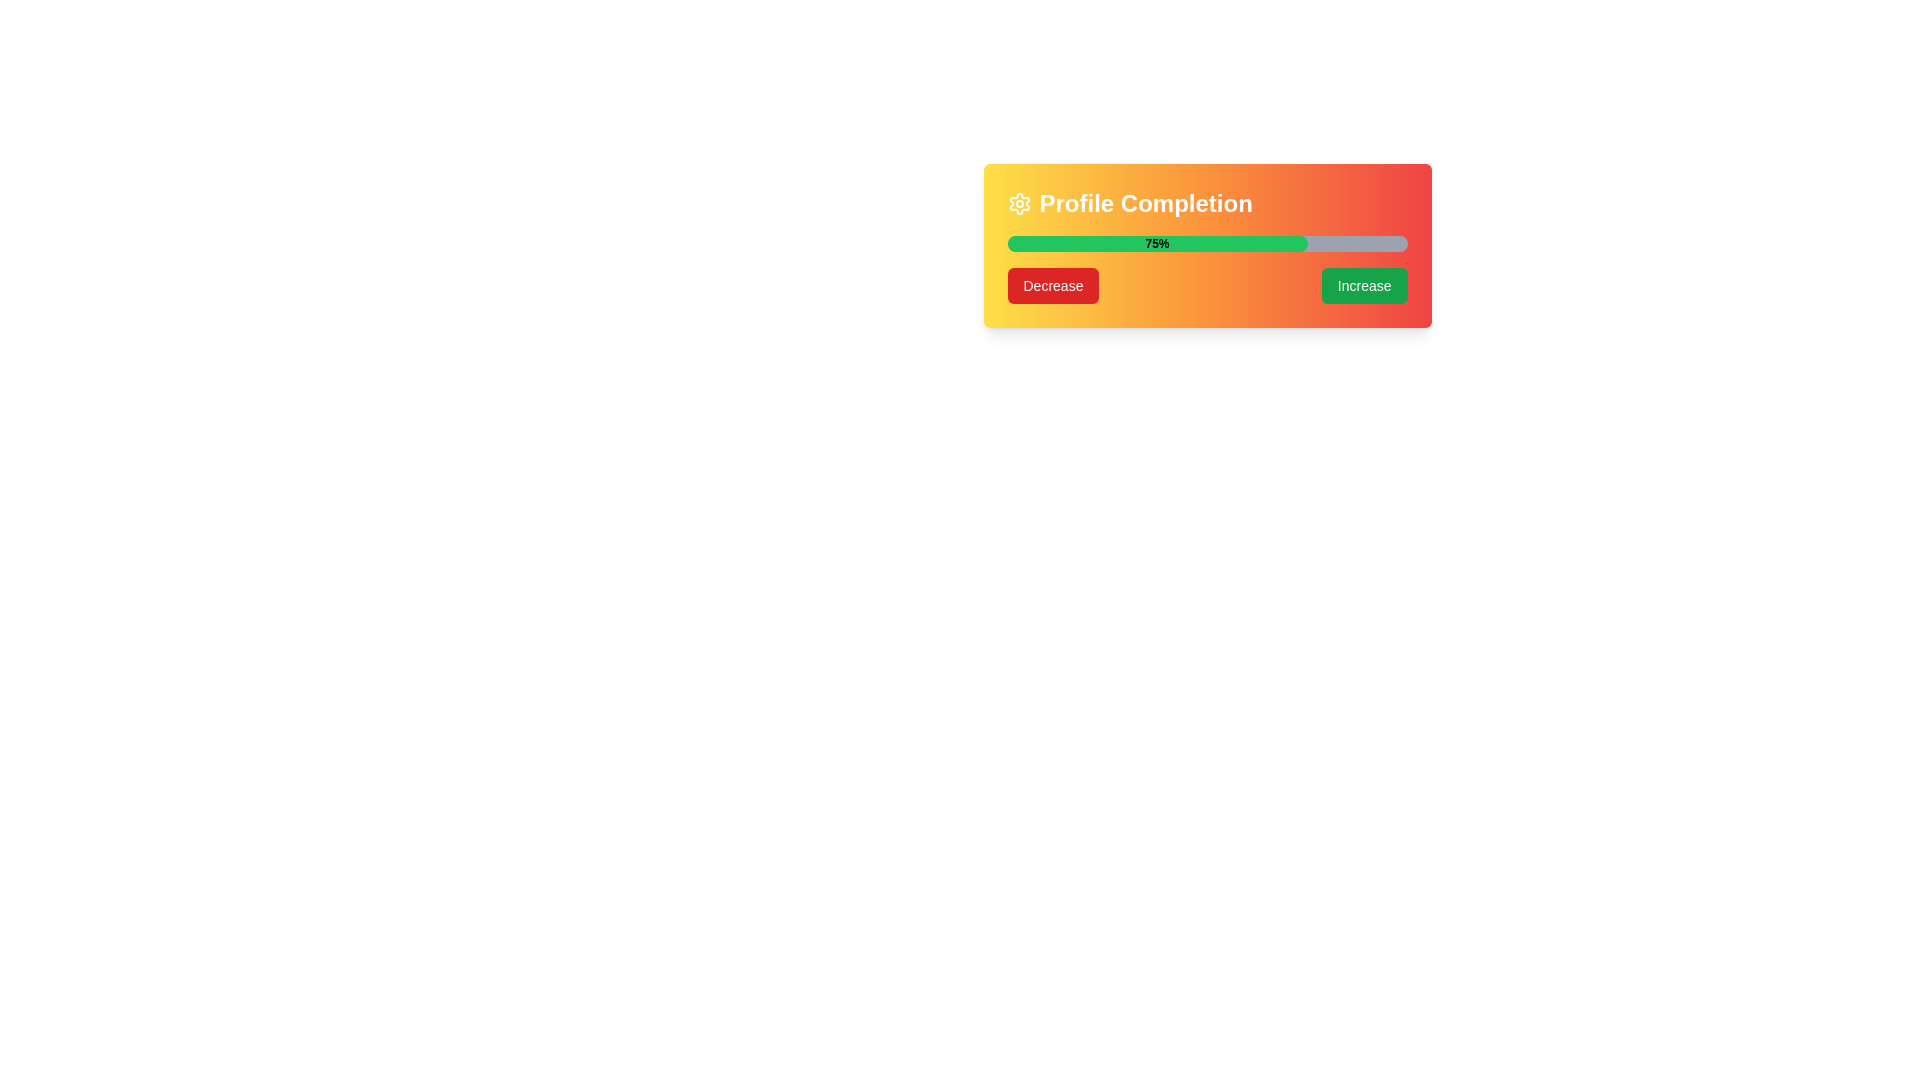 The image size is (1920, 1080). Describe the element at coordinates (1206, 204) in the screenshot. I see `the 'Profile Completion' text label with gear icon` at that location.